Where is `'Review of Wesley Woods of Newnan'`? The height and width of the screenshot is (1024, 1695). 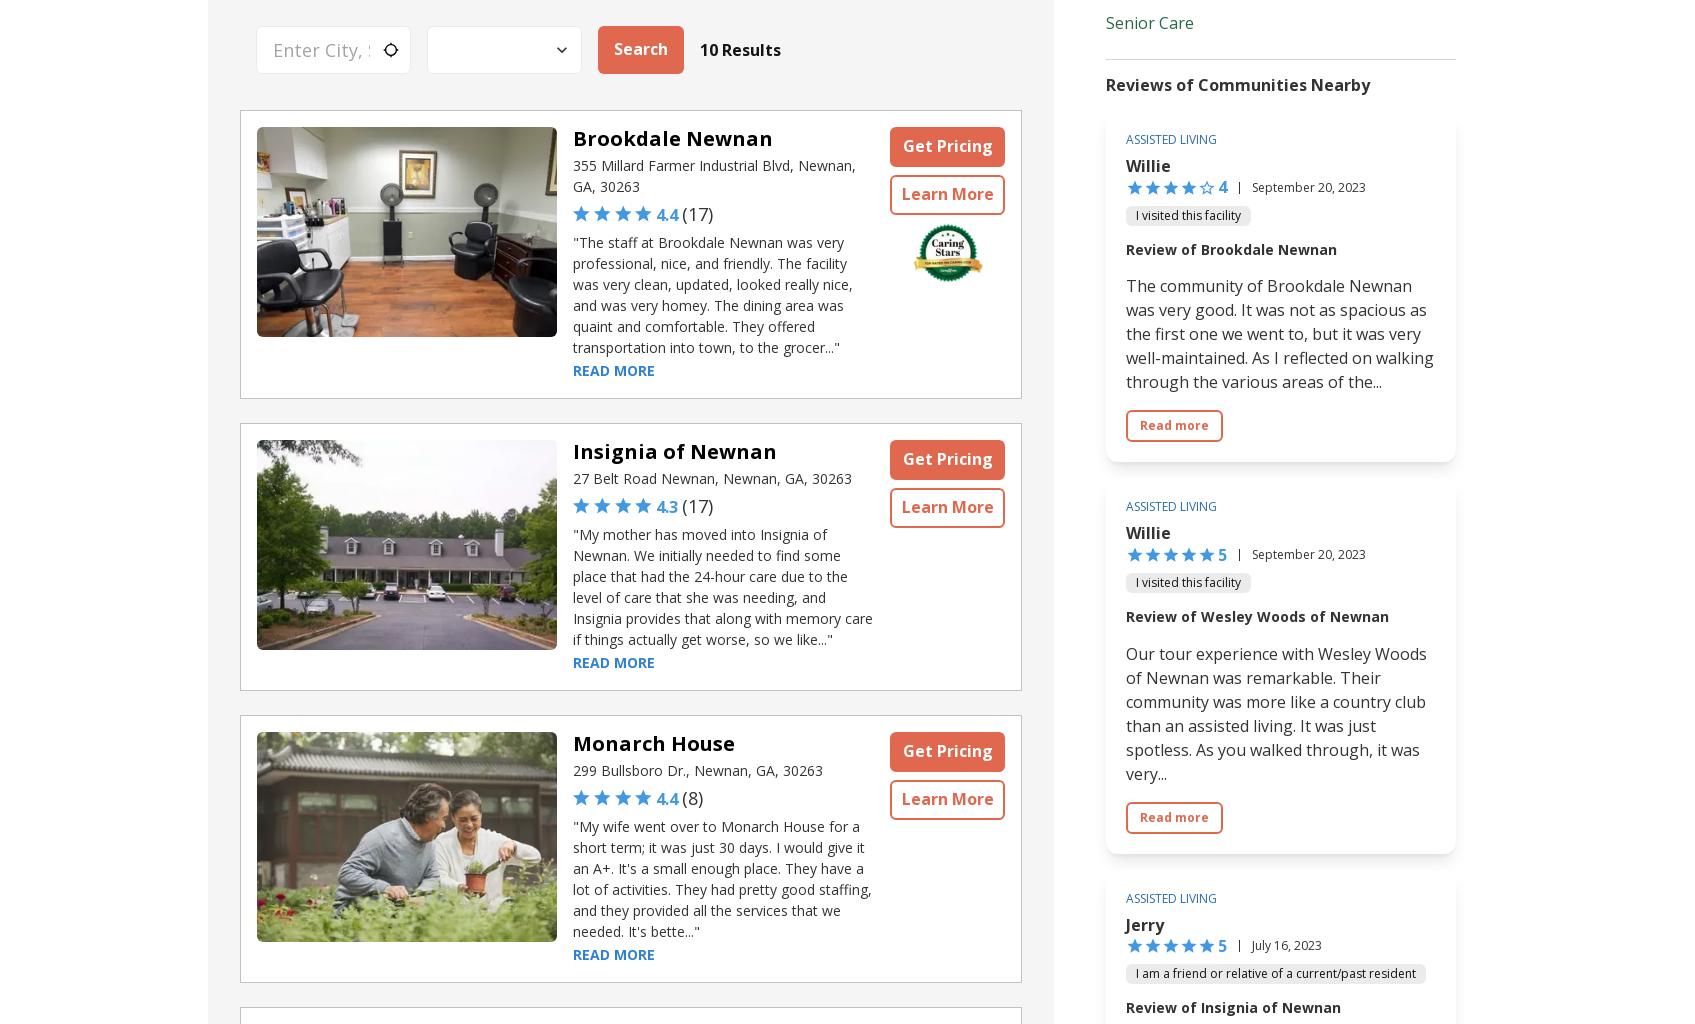
'Review of Wesley Woods of Newnan' is located at coordinates (1256, 615).